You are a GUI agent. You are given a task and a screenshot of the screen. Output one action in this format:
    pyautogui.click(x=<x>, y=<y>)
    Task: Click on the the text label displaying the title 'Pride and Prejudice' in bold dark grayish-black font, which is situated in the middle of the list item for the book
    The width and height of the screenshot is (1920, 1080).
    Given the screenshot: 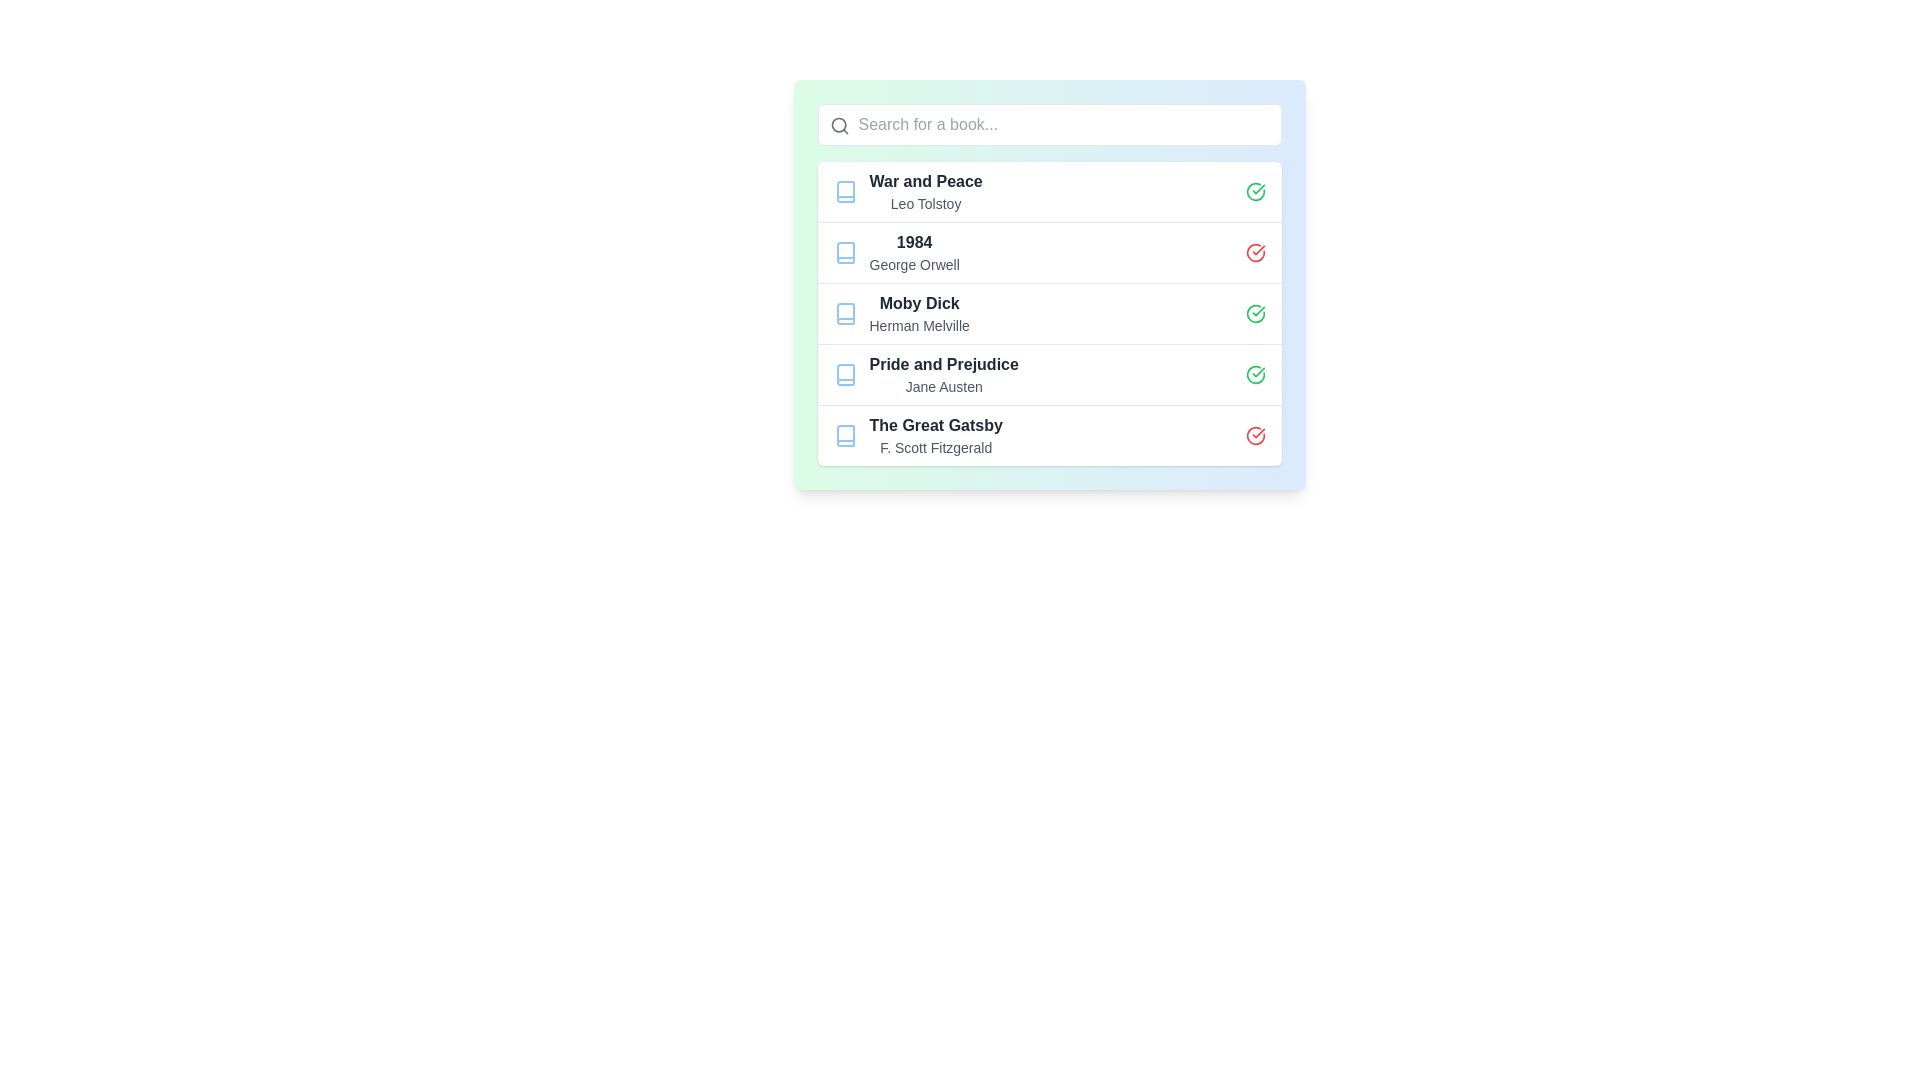 What is the action you would take?
    pyautogui.click(x=943, y=365)
    